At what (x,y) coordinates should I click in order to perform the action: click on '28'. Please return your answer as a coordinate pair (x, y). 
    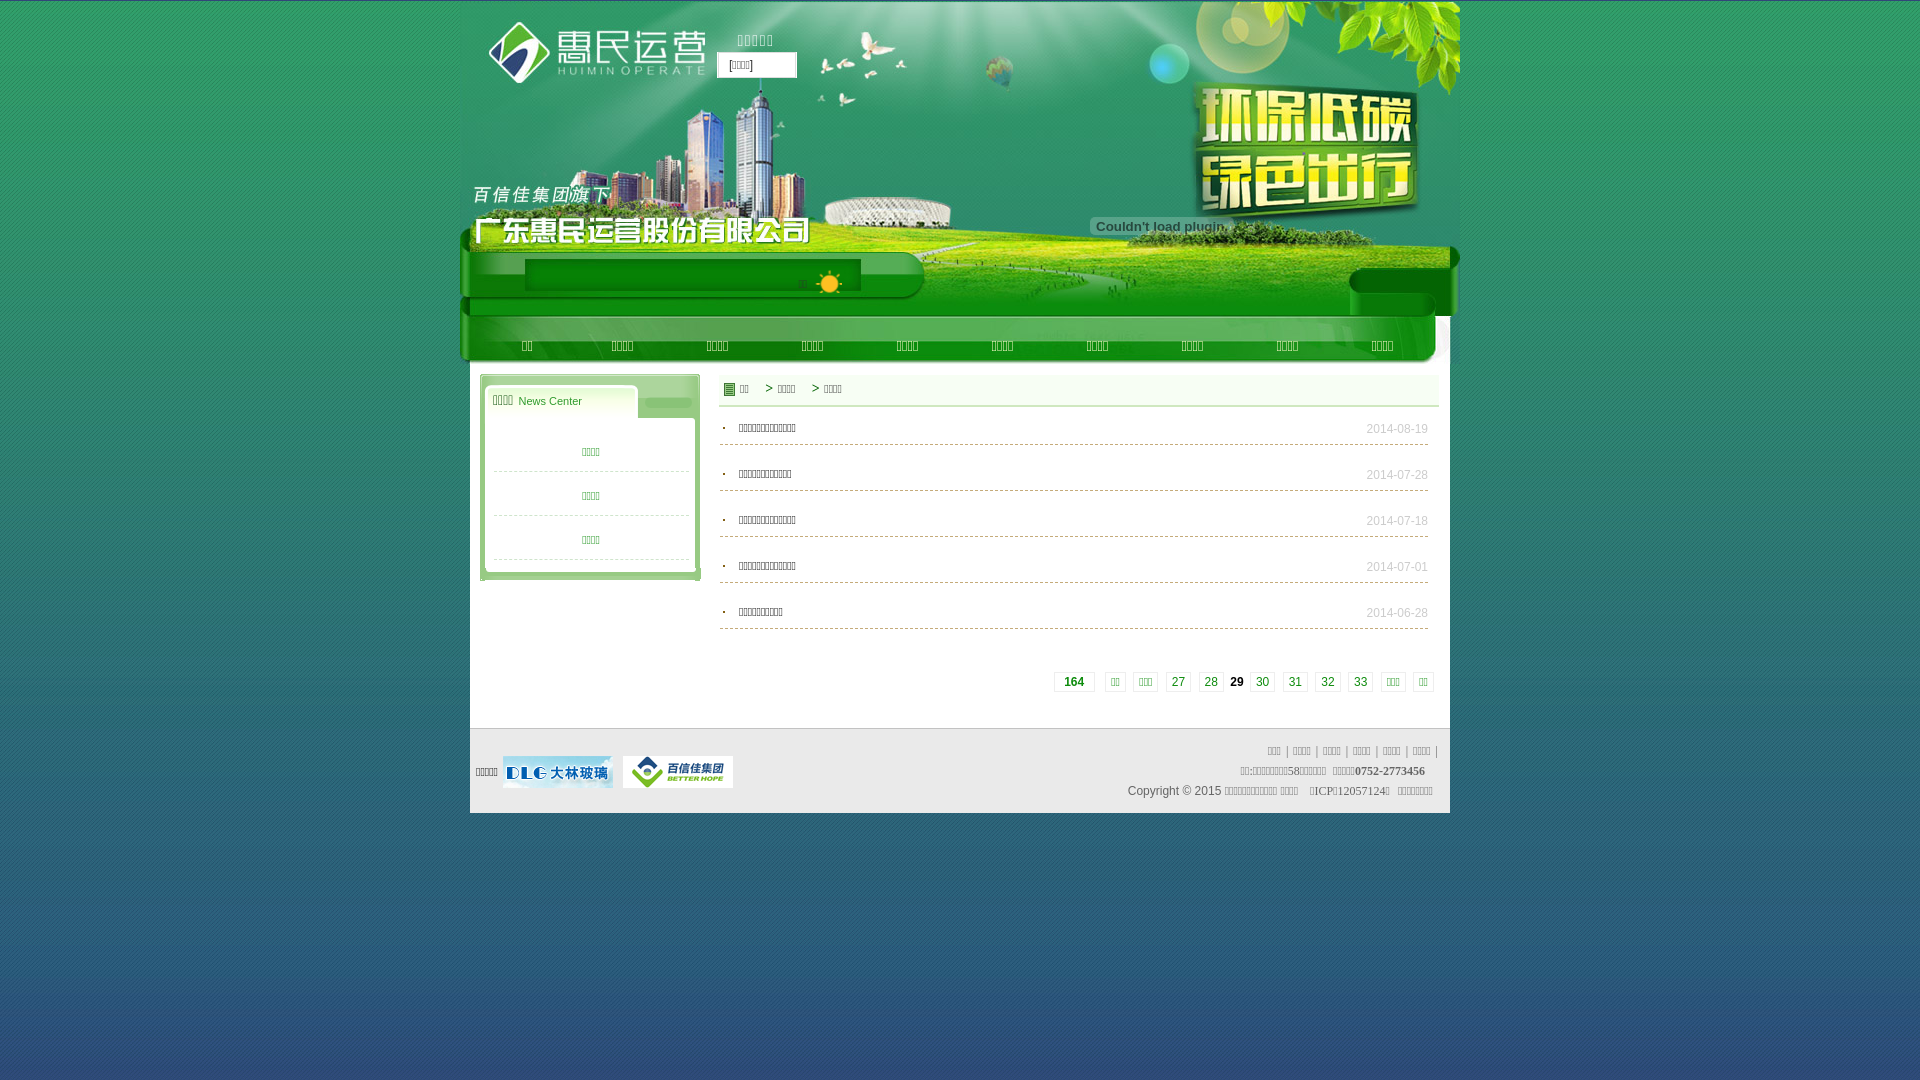
    Looking at the image, I should click on (1210, 681).